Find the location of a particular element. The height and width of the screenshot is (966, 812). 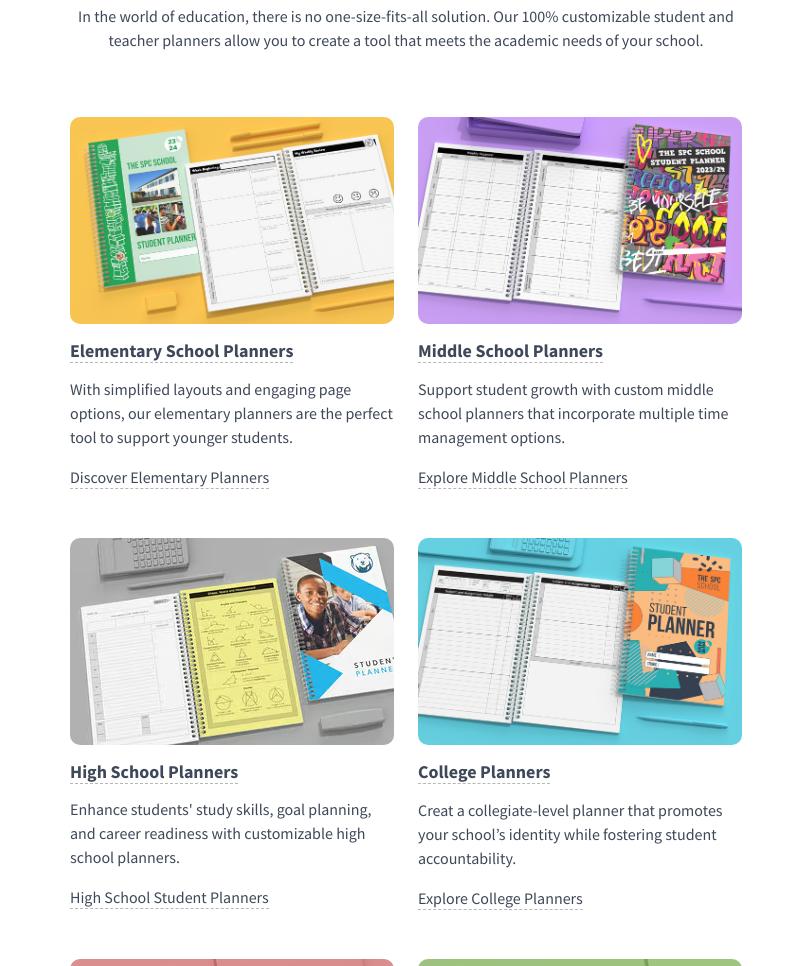

'School Planner Agreement' is located at coordinates (135, 661).